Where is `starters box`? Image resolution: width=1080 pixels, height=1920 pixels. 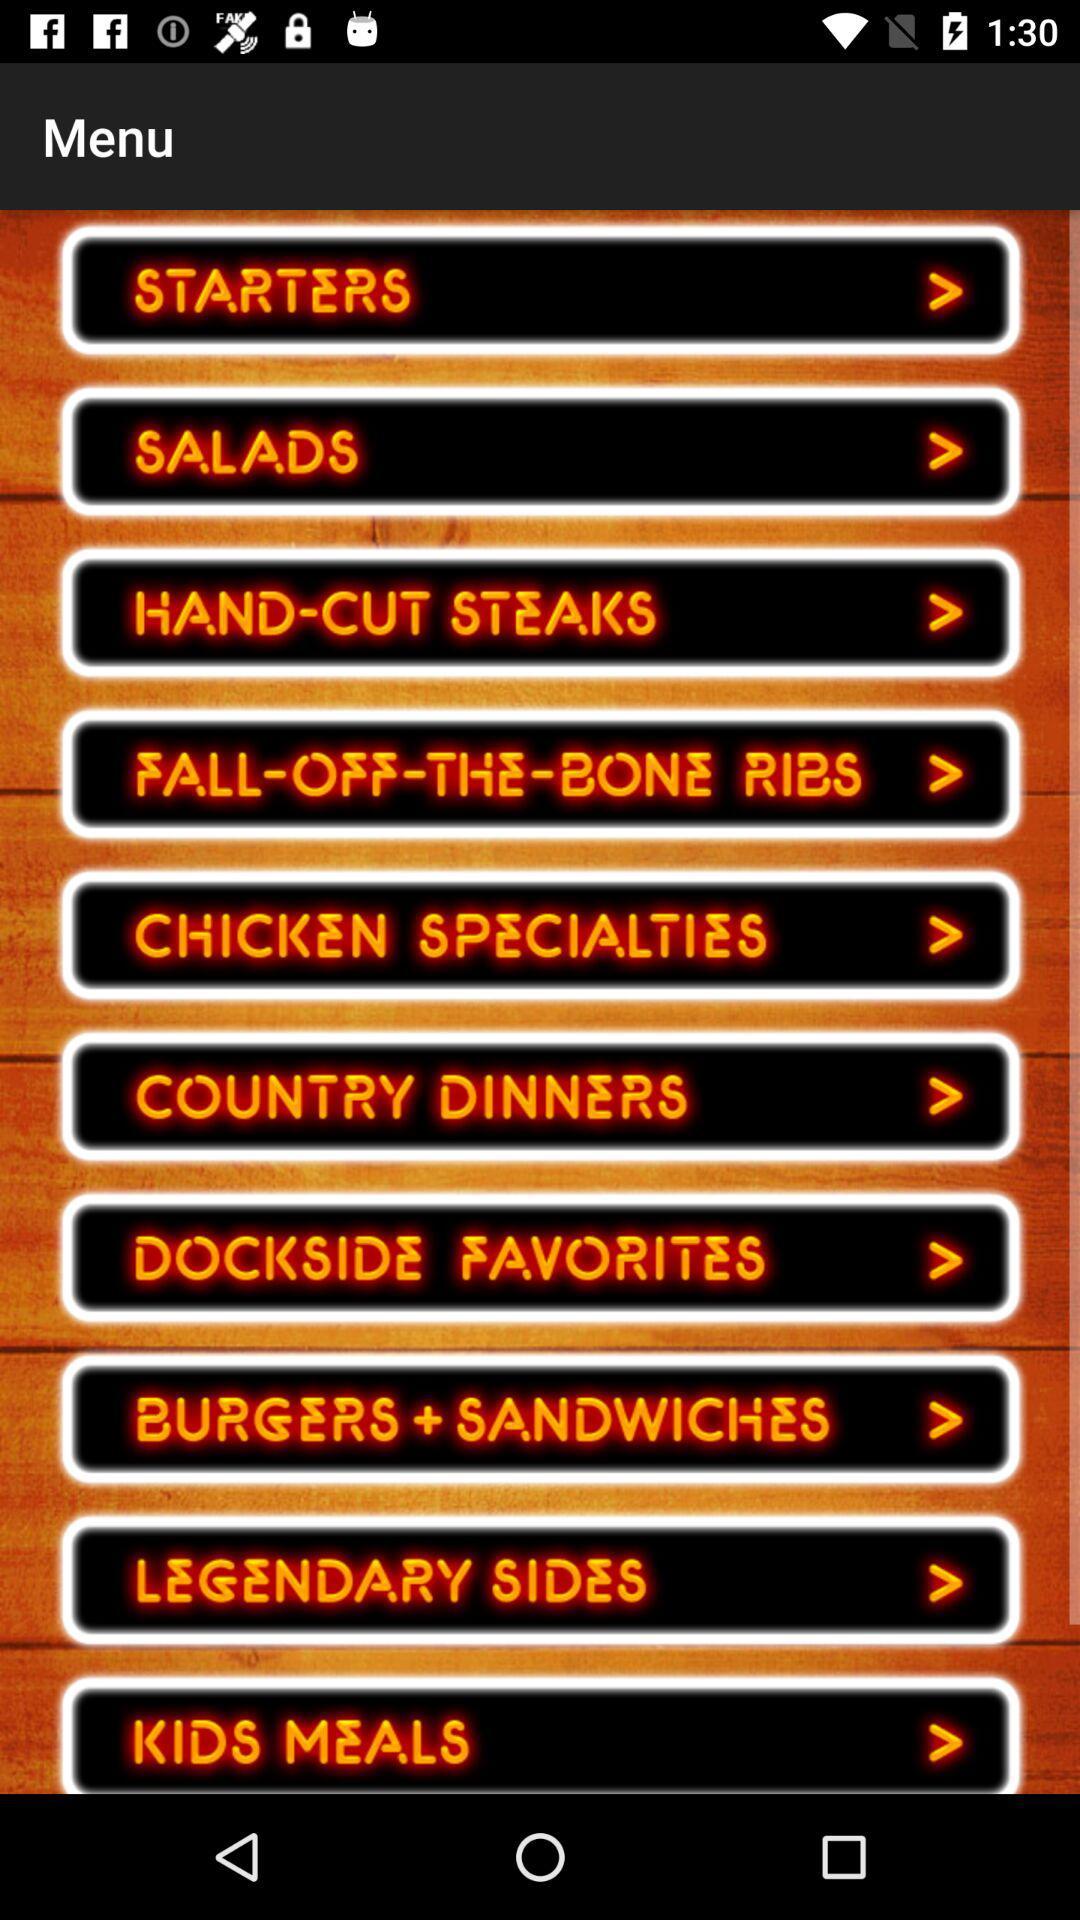 starters box is located at coordinates (540, 289).